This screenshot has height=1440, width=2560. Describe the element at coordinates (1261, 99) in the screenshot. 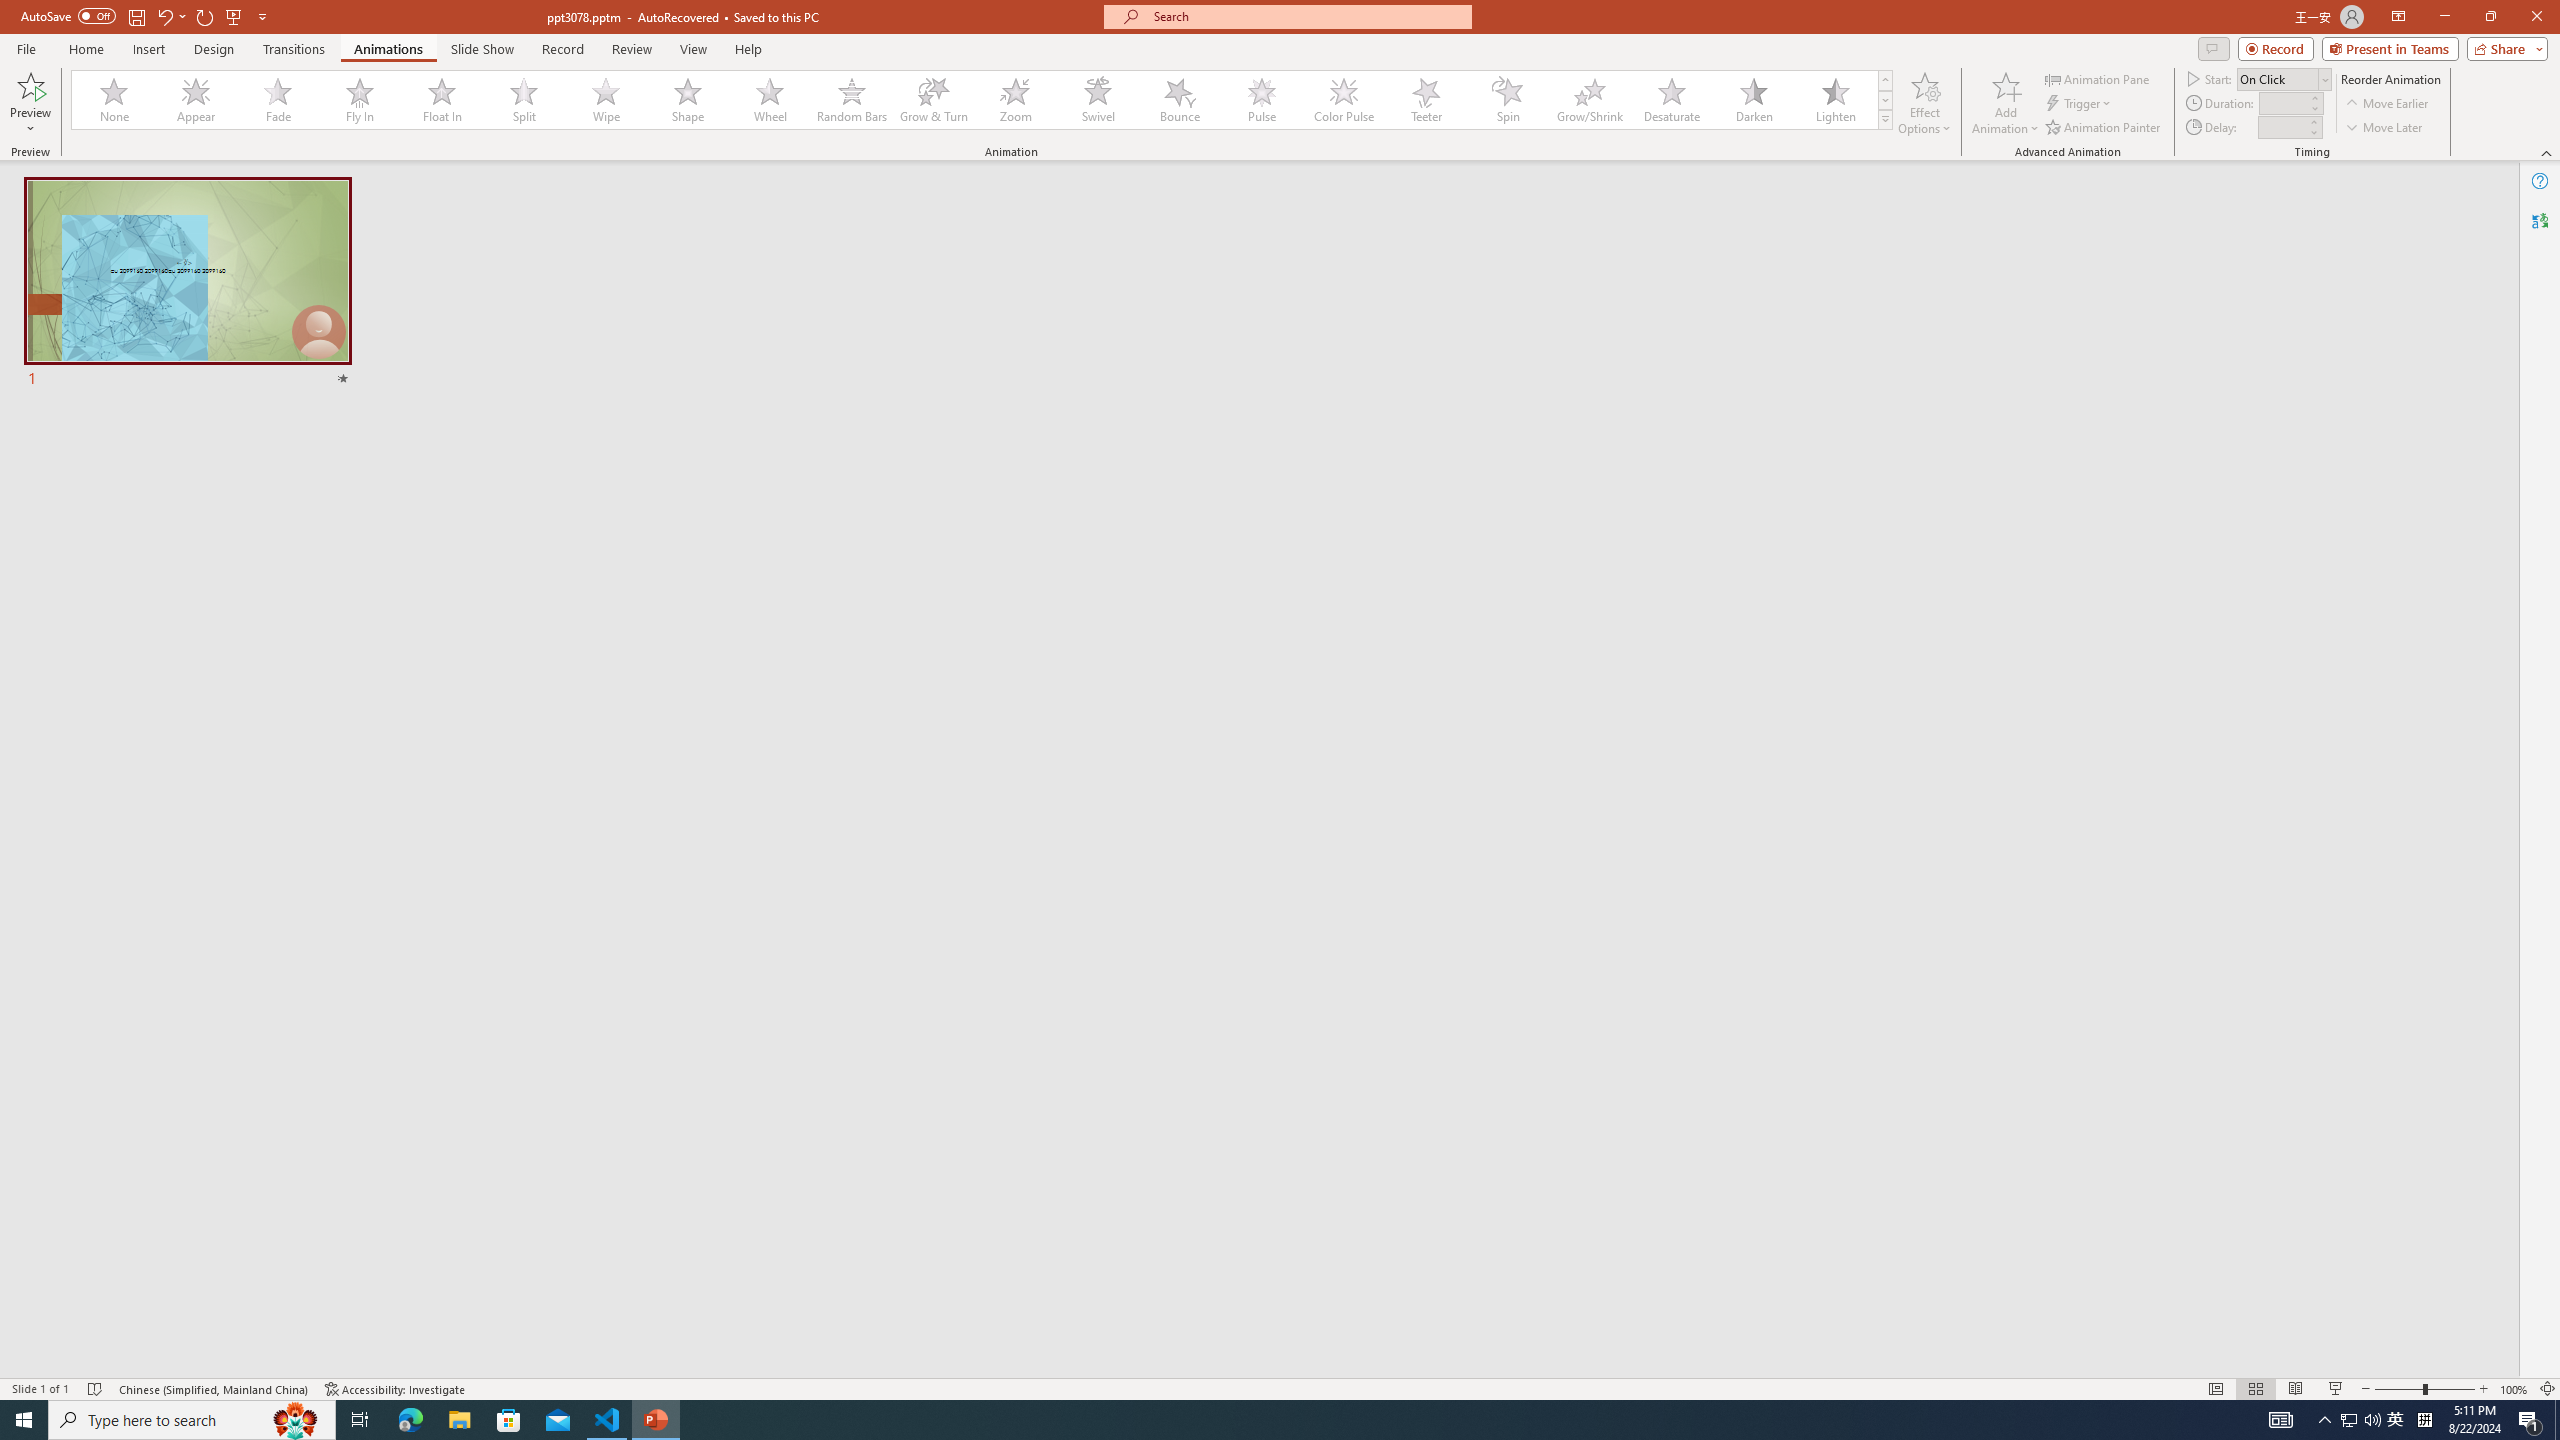

I see `'Pulse'` at that location.